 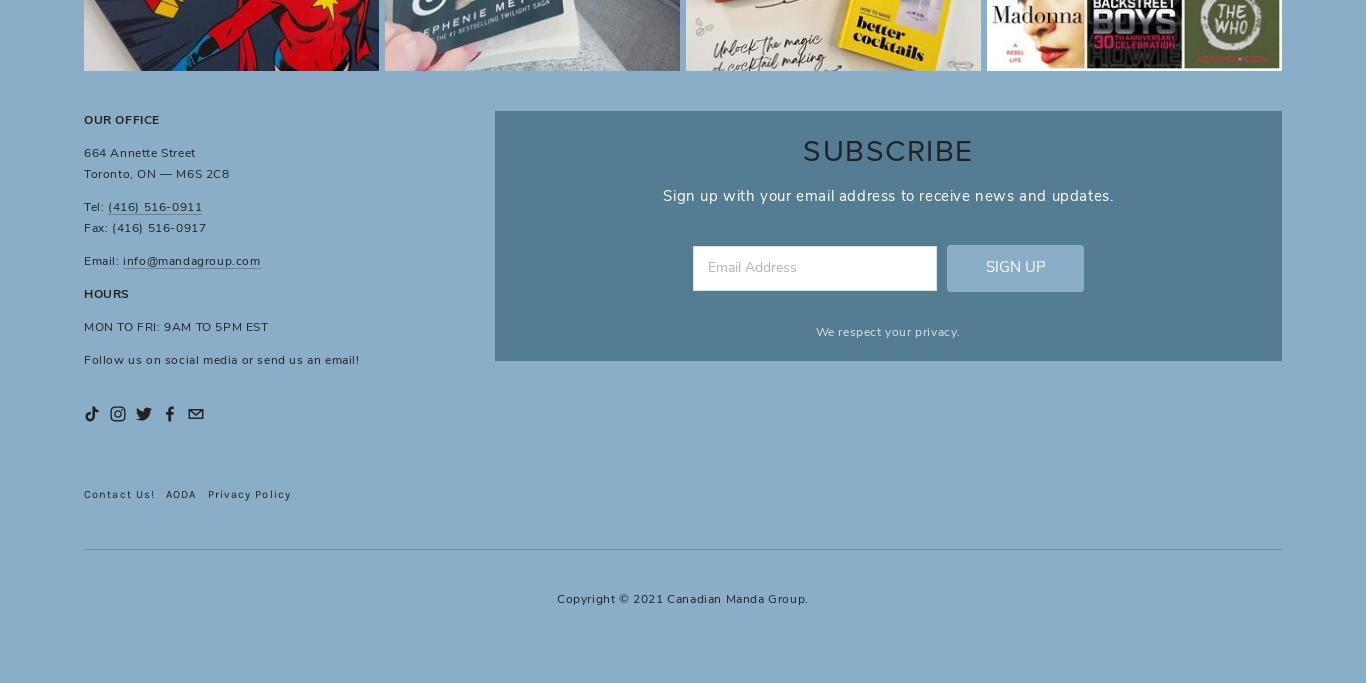 I want to click on 'AODA', so click(x=179, y=493).